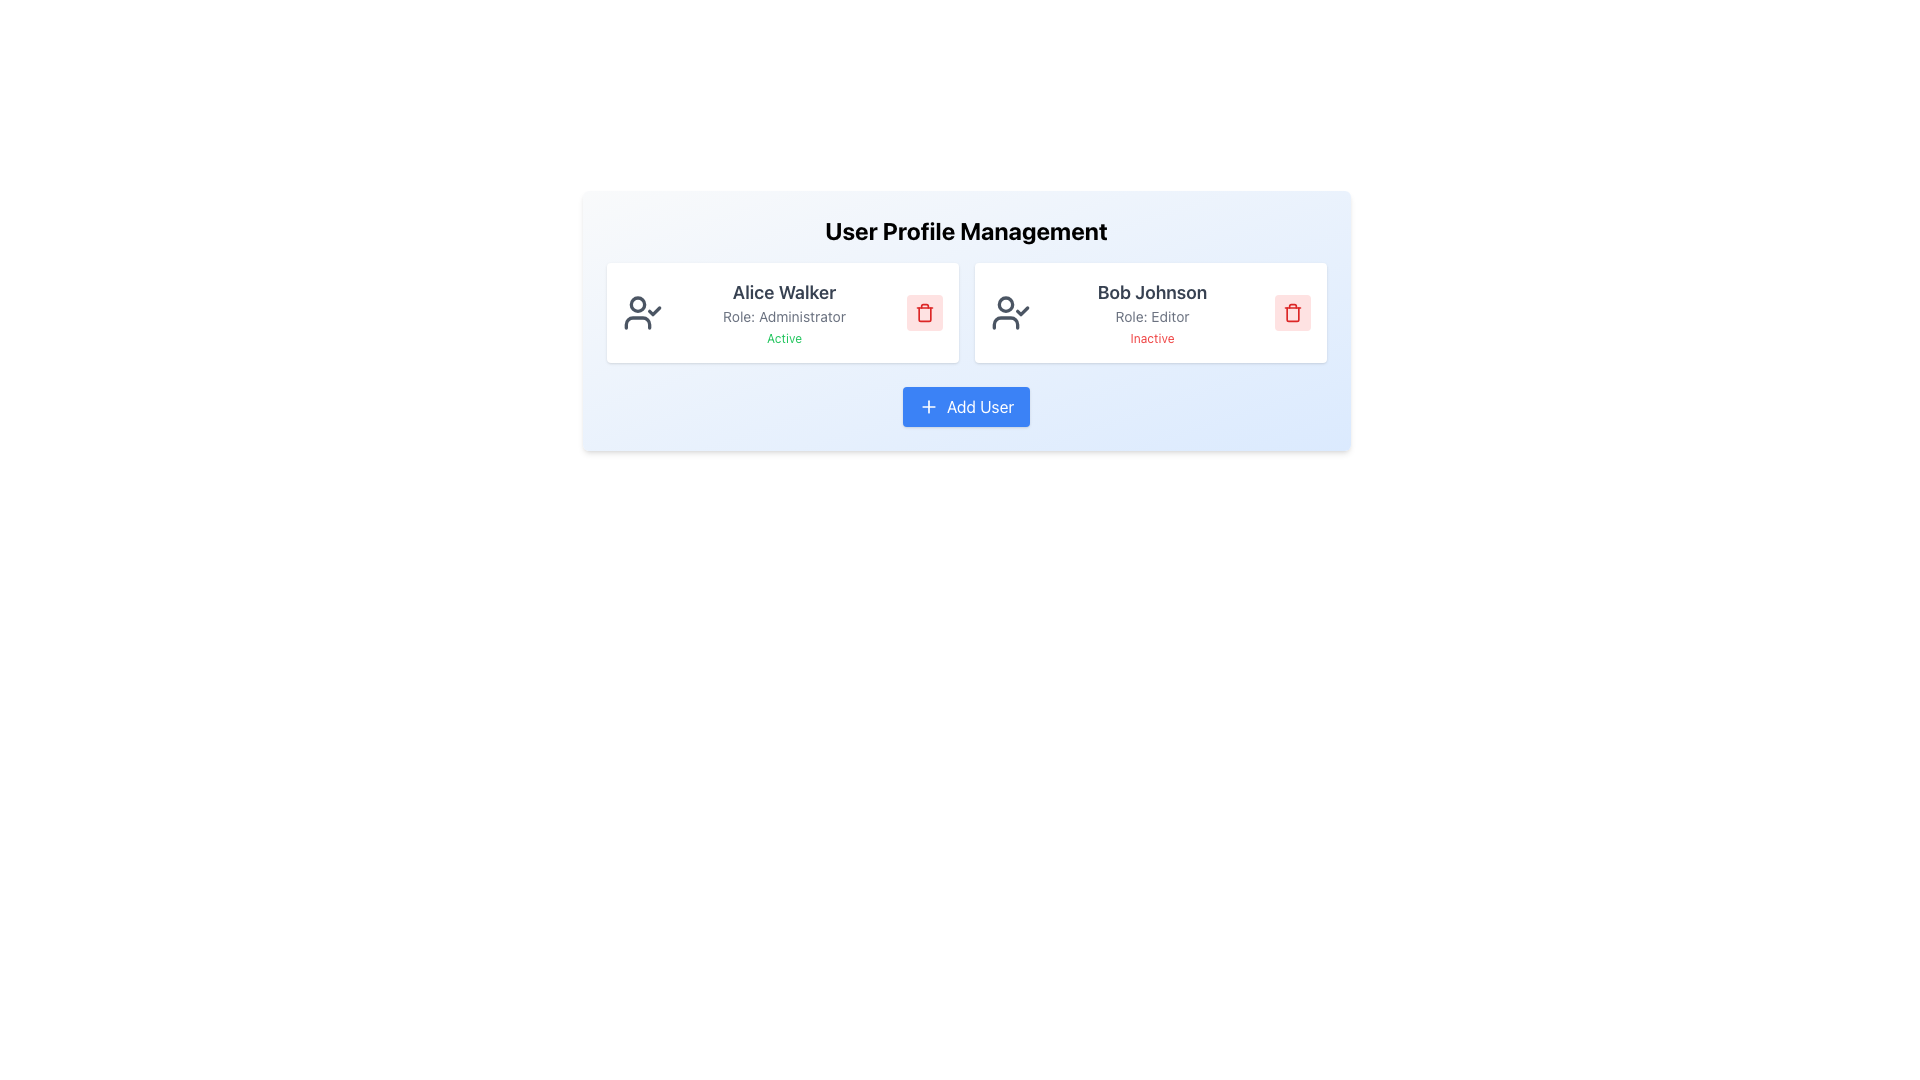 The height and width of the screenshot is (1080, 1920). What do you see at coordinates (783, 315) in the screenshot?
I see `the static text label that reads 'Role: Administrator', which is displayed in a small gray font and is positioned directly below 'Alice Walker'` at bounding box center [783, 315].